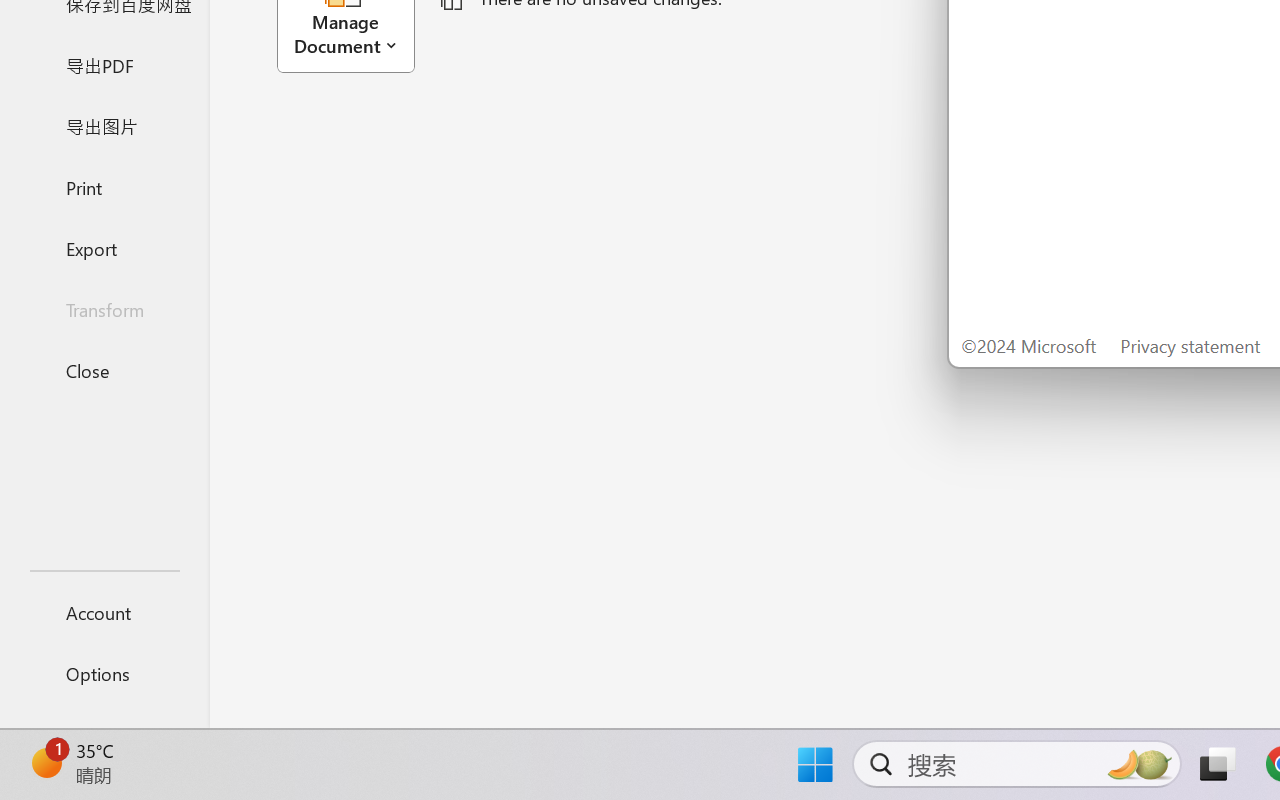 The height and width of the screenshot is (800, 1280). Describe the element at coordinates (103, 612) in the screenshot. I see `'Account'` at that location.